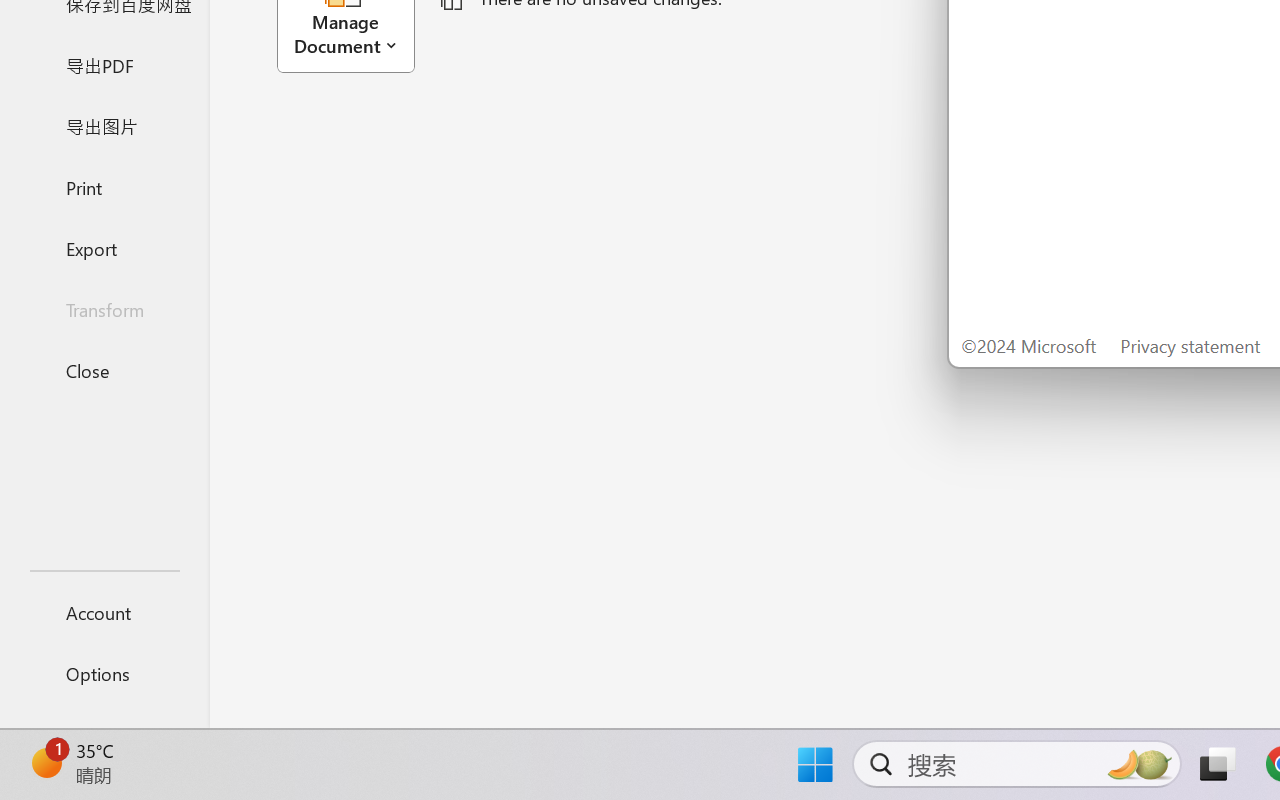 The height and width of the screenshot is (800, 1280). Describe the element at coordinates (103, 612) in the screenshot. I see `'Account'` at that location.